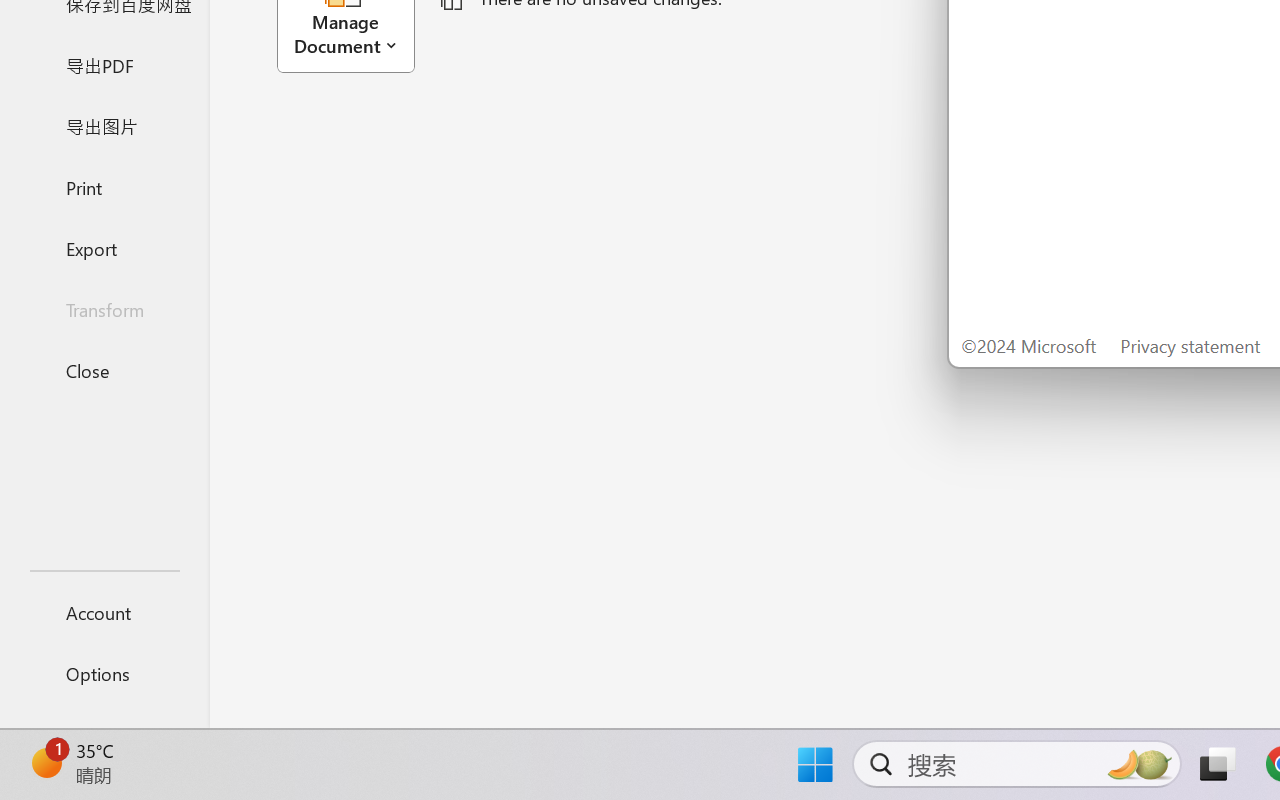 The height and width of the screenshot is (800, 1280). Describe the element at coordinates (103, 612) in the screenshot. I see `'Account'` at that location.